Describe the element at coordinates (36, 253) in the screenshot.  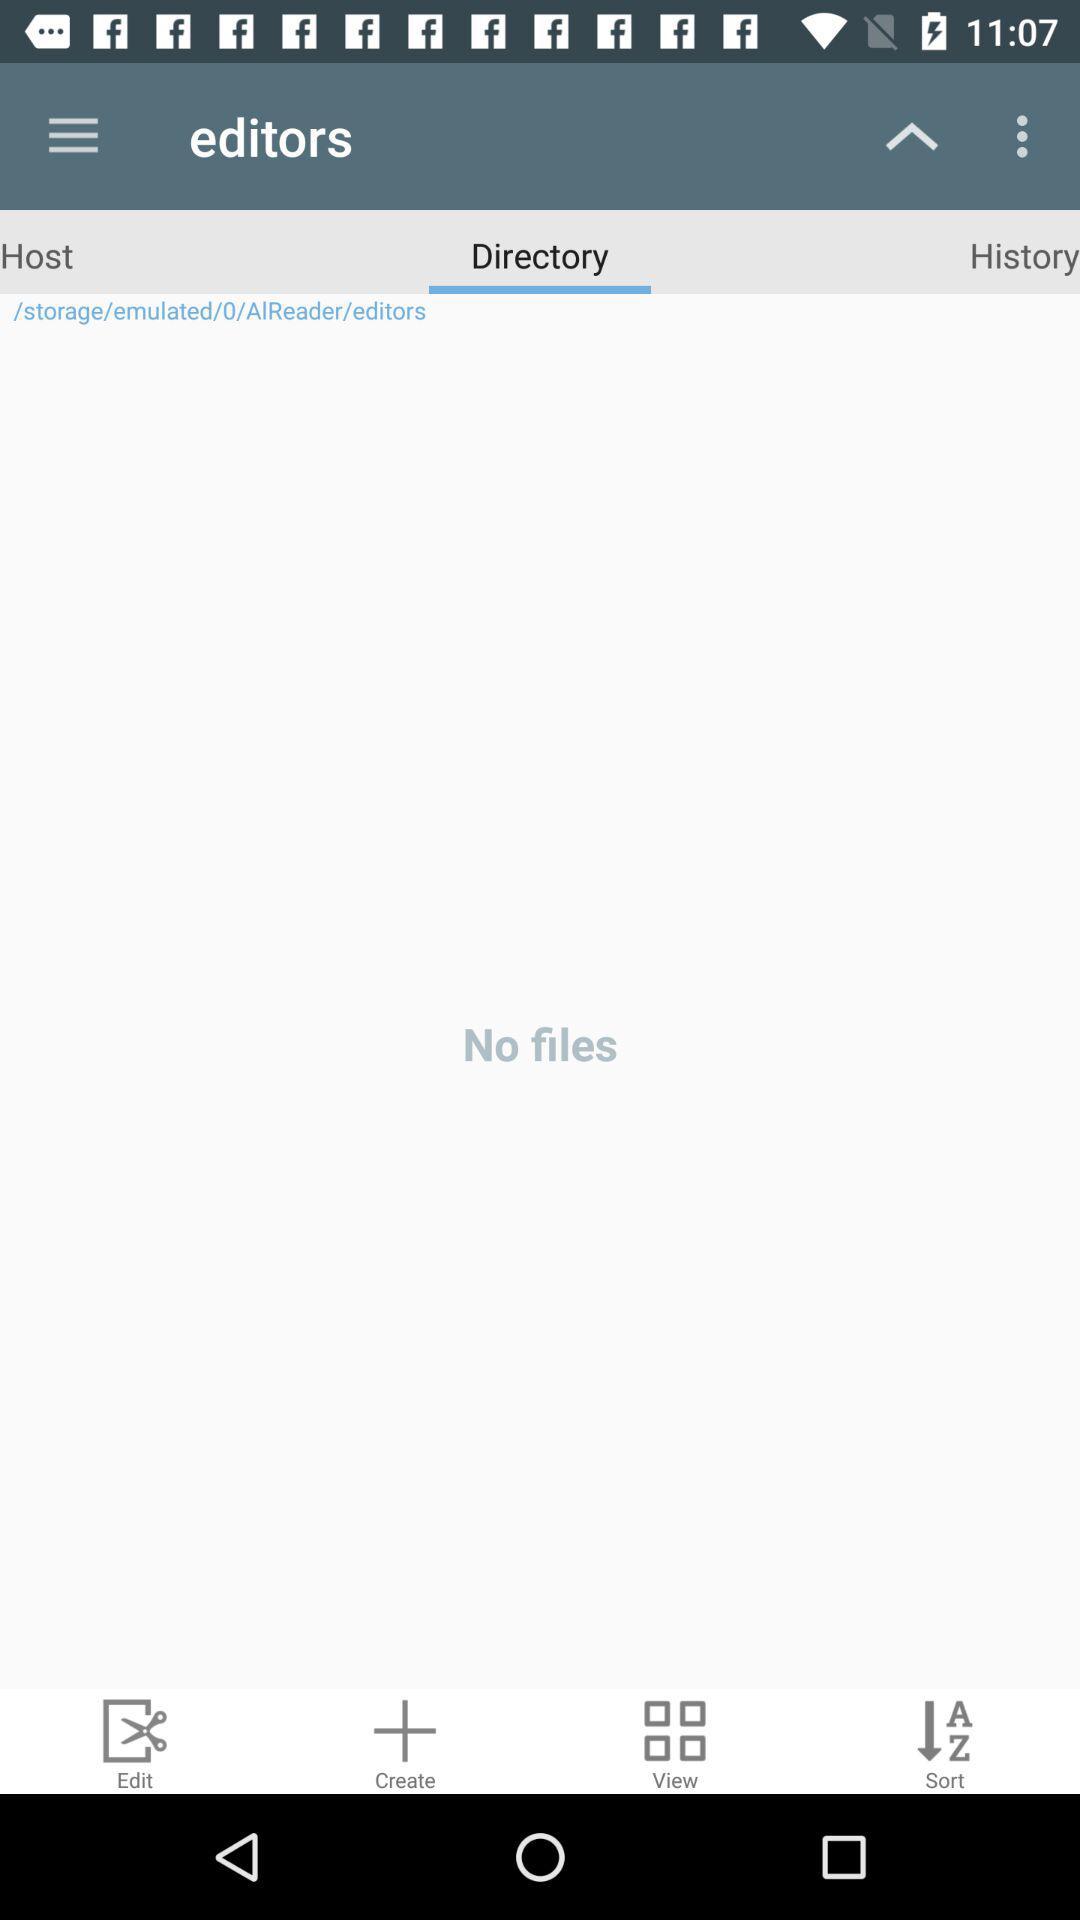
I see `item next to directory app` at that location.